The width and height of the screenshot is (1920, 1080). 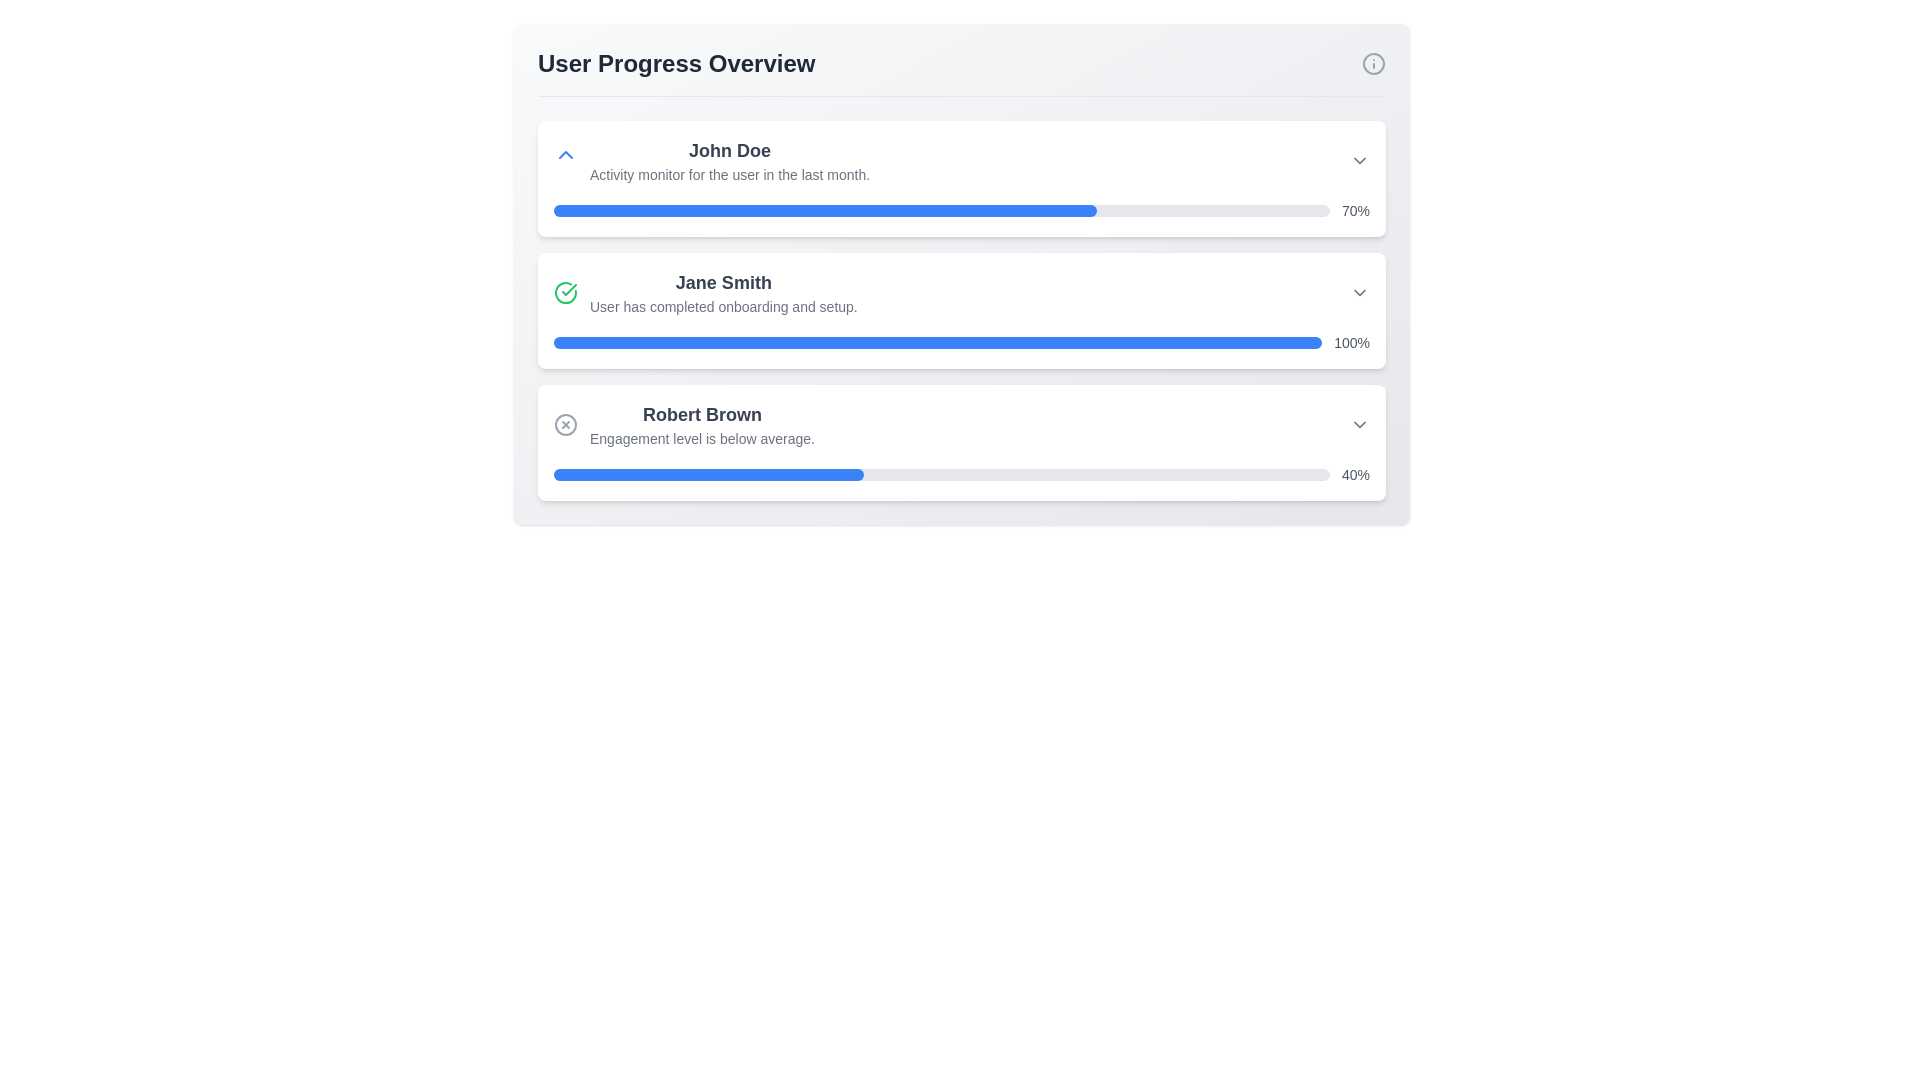 What do you see at coordinates (722, 282) in the screenshot?
I see `text label displaying the user's name, which is centrally located above the onboarding completion message` at bounding box center [722, 282].